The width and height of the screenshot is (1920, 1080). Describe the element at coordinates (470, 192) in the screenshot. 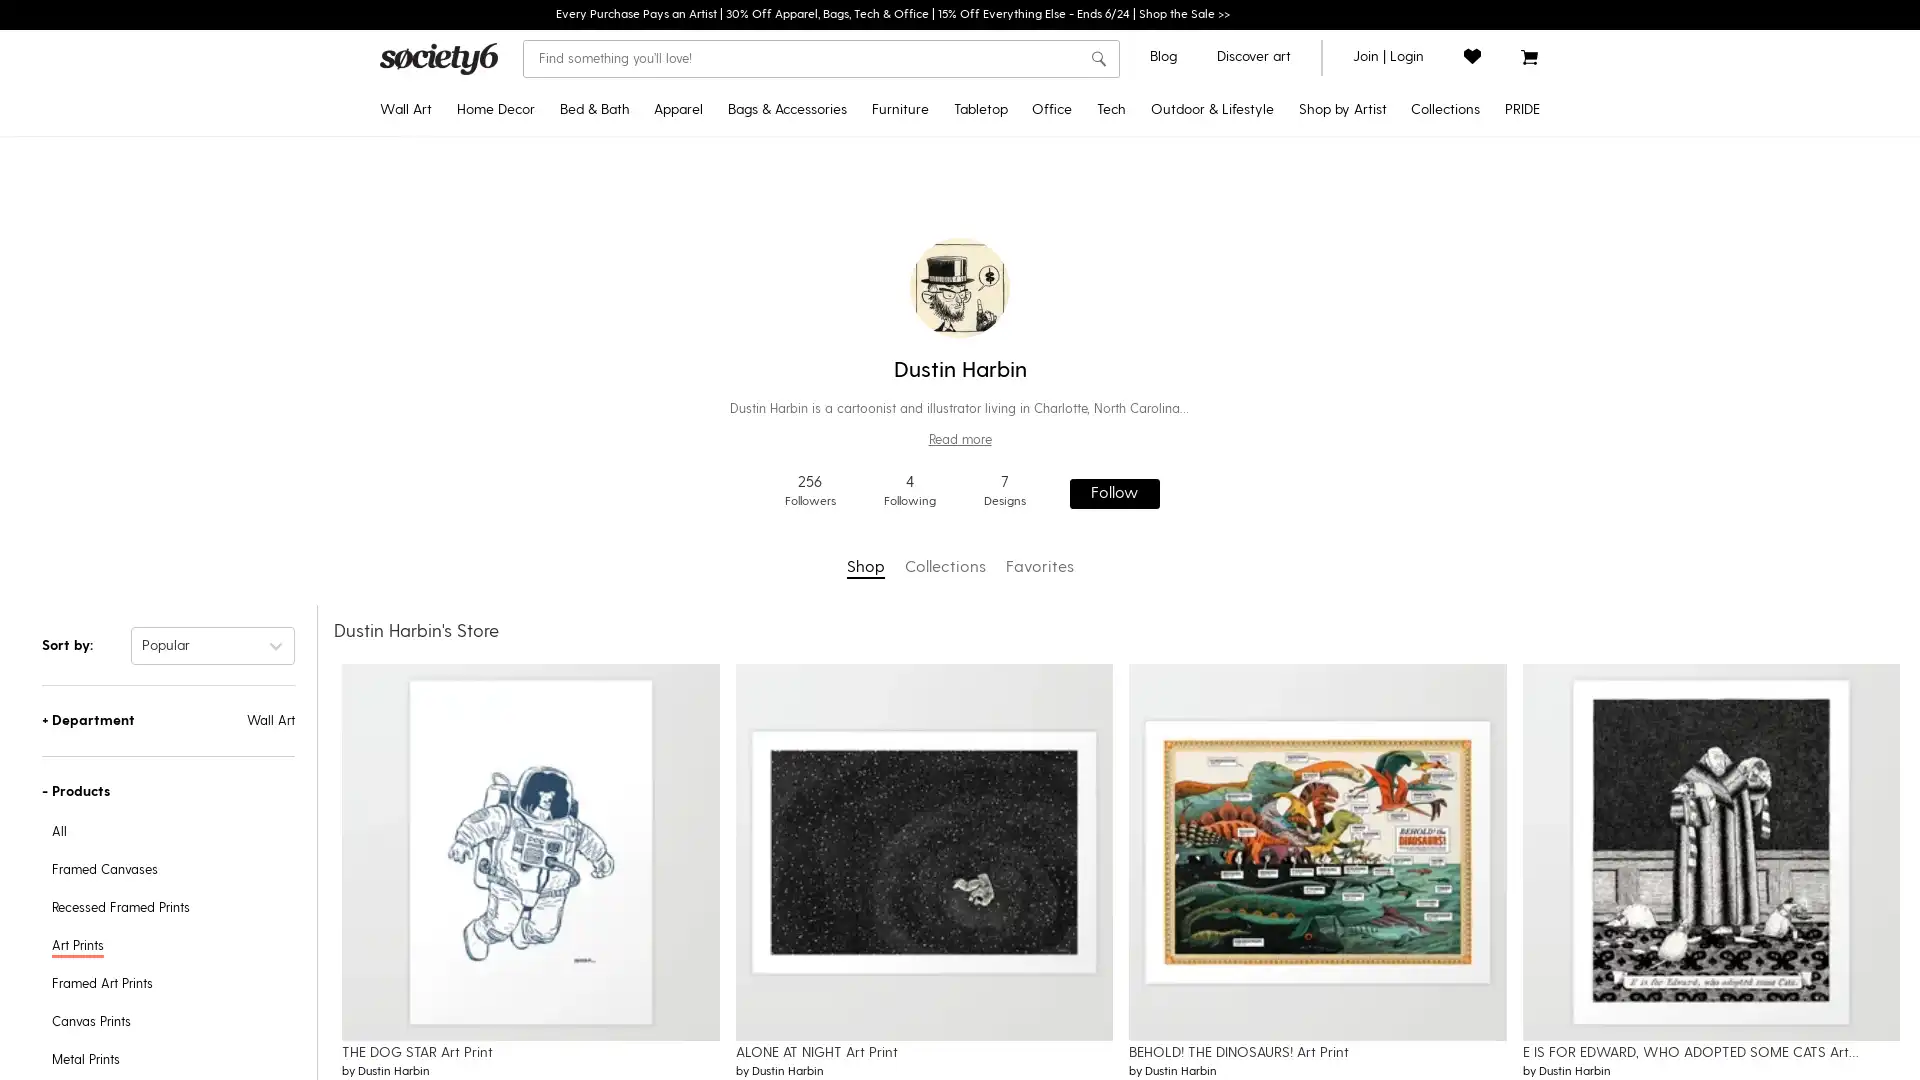

I see `Framed Art Prints` at that location.